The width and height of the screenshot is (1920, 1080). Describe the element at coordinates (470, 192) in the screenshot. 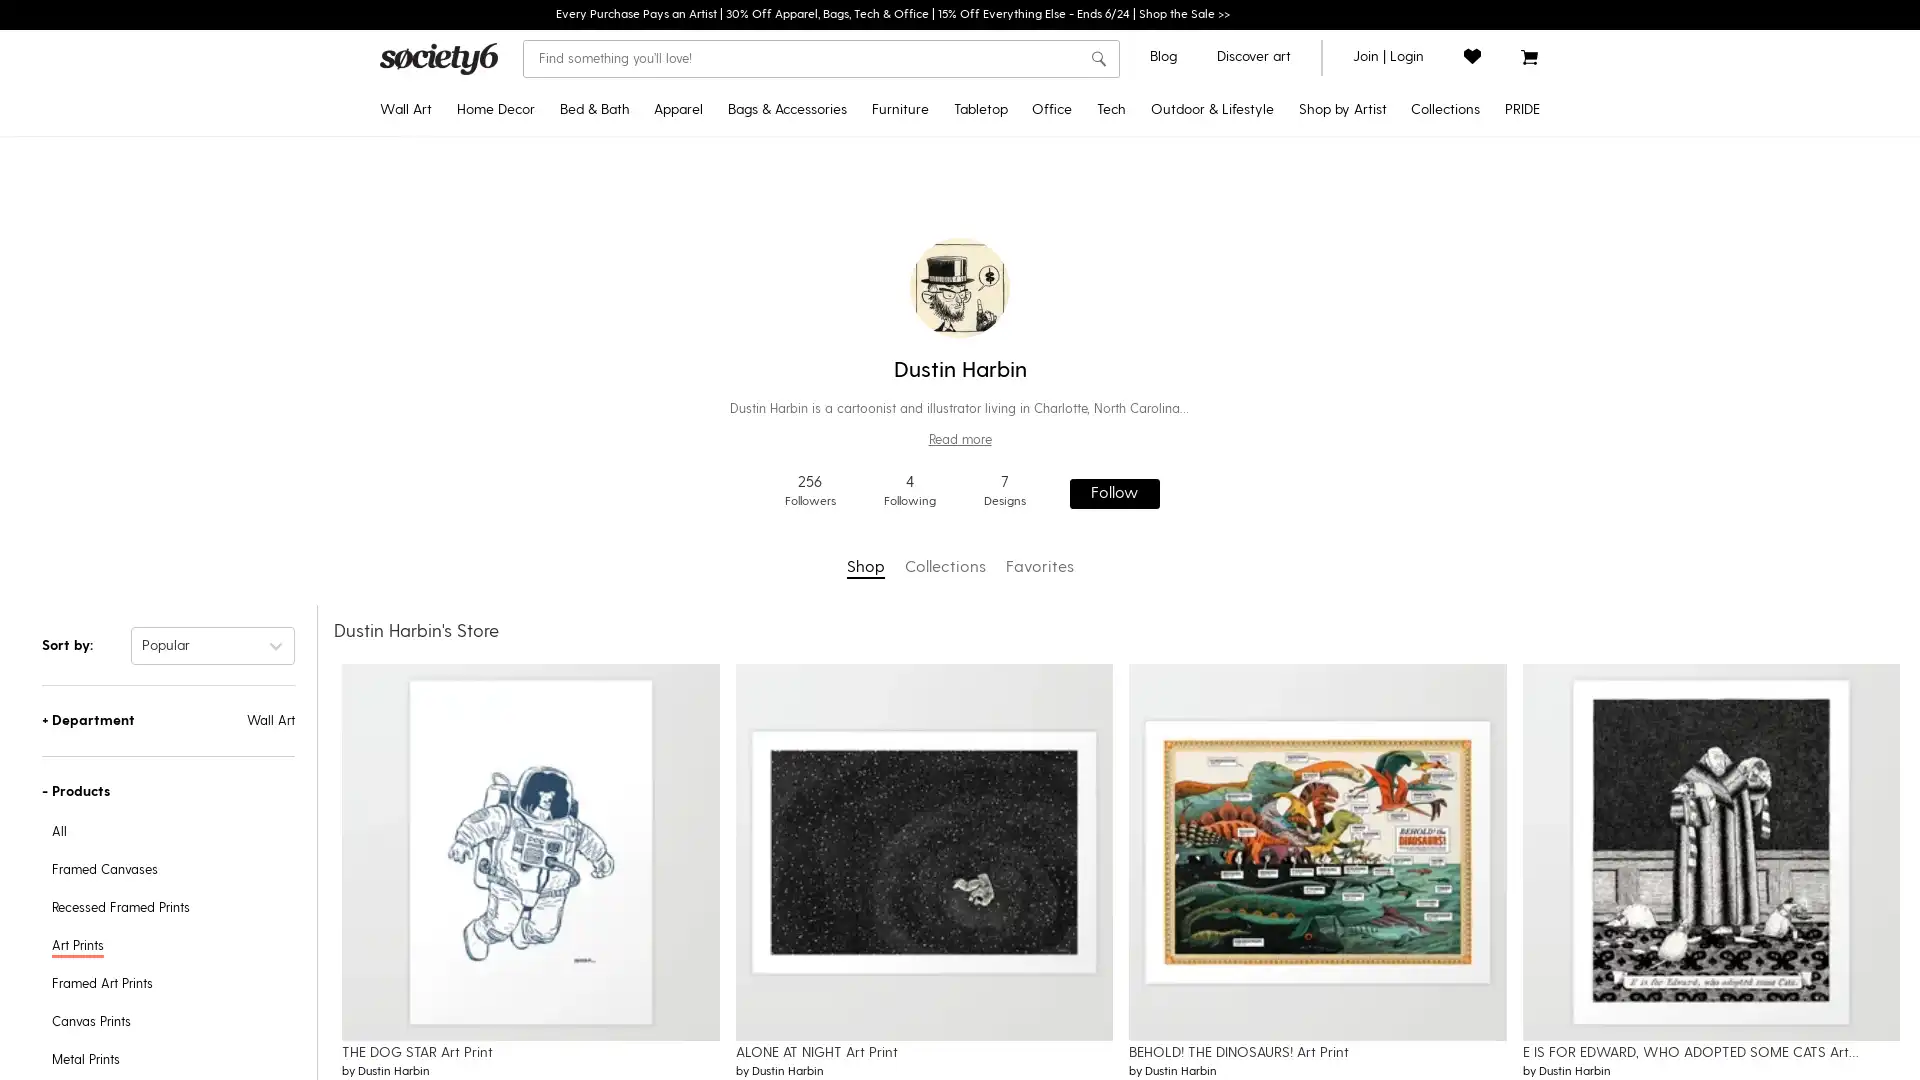

I see `Framed Art Prints` at that location.